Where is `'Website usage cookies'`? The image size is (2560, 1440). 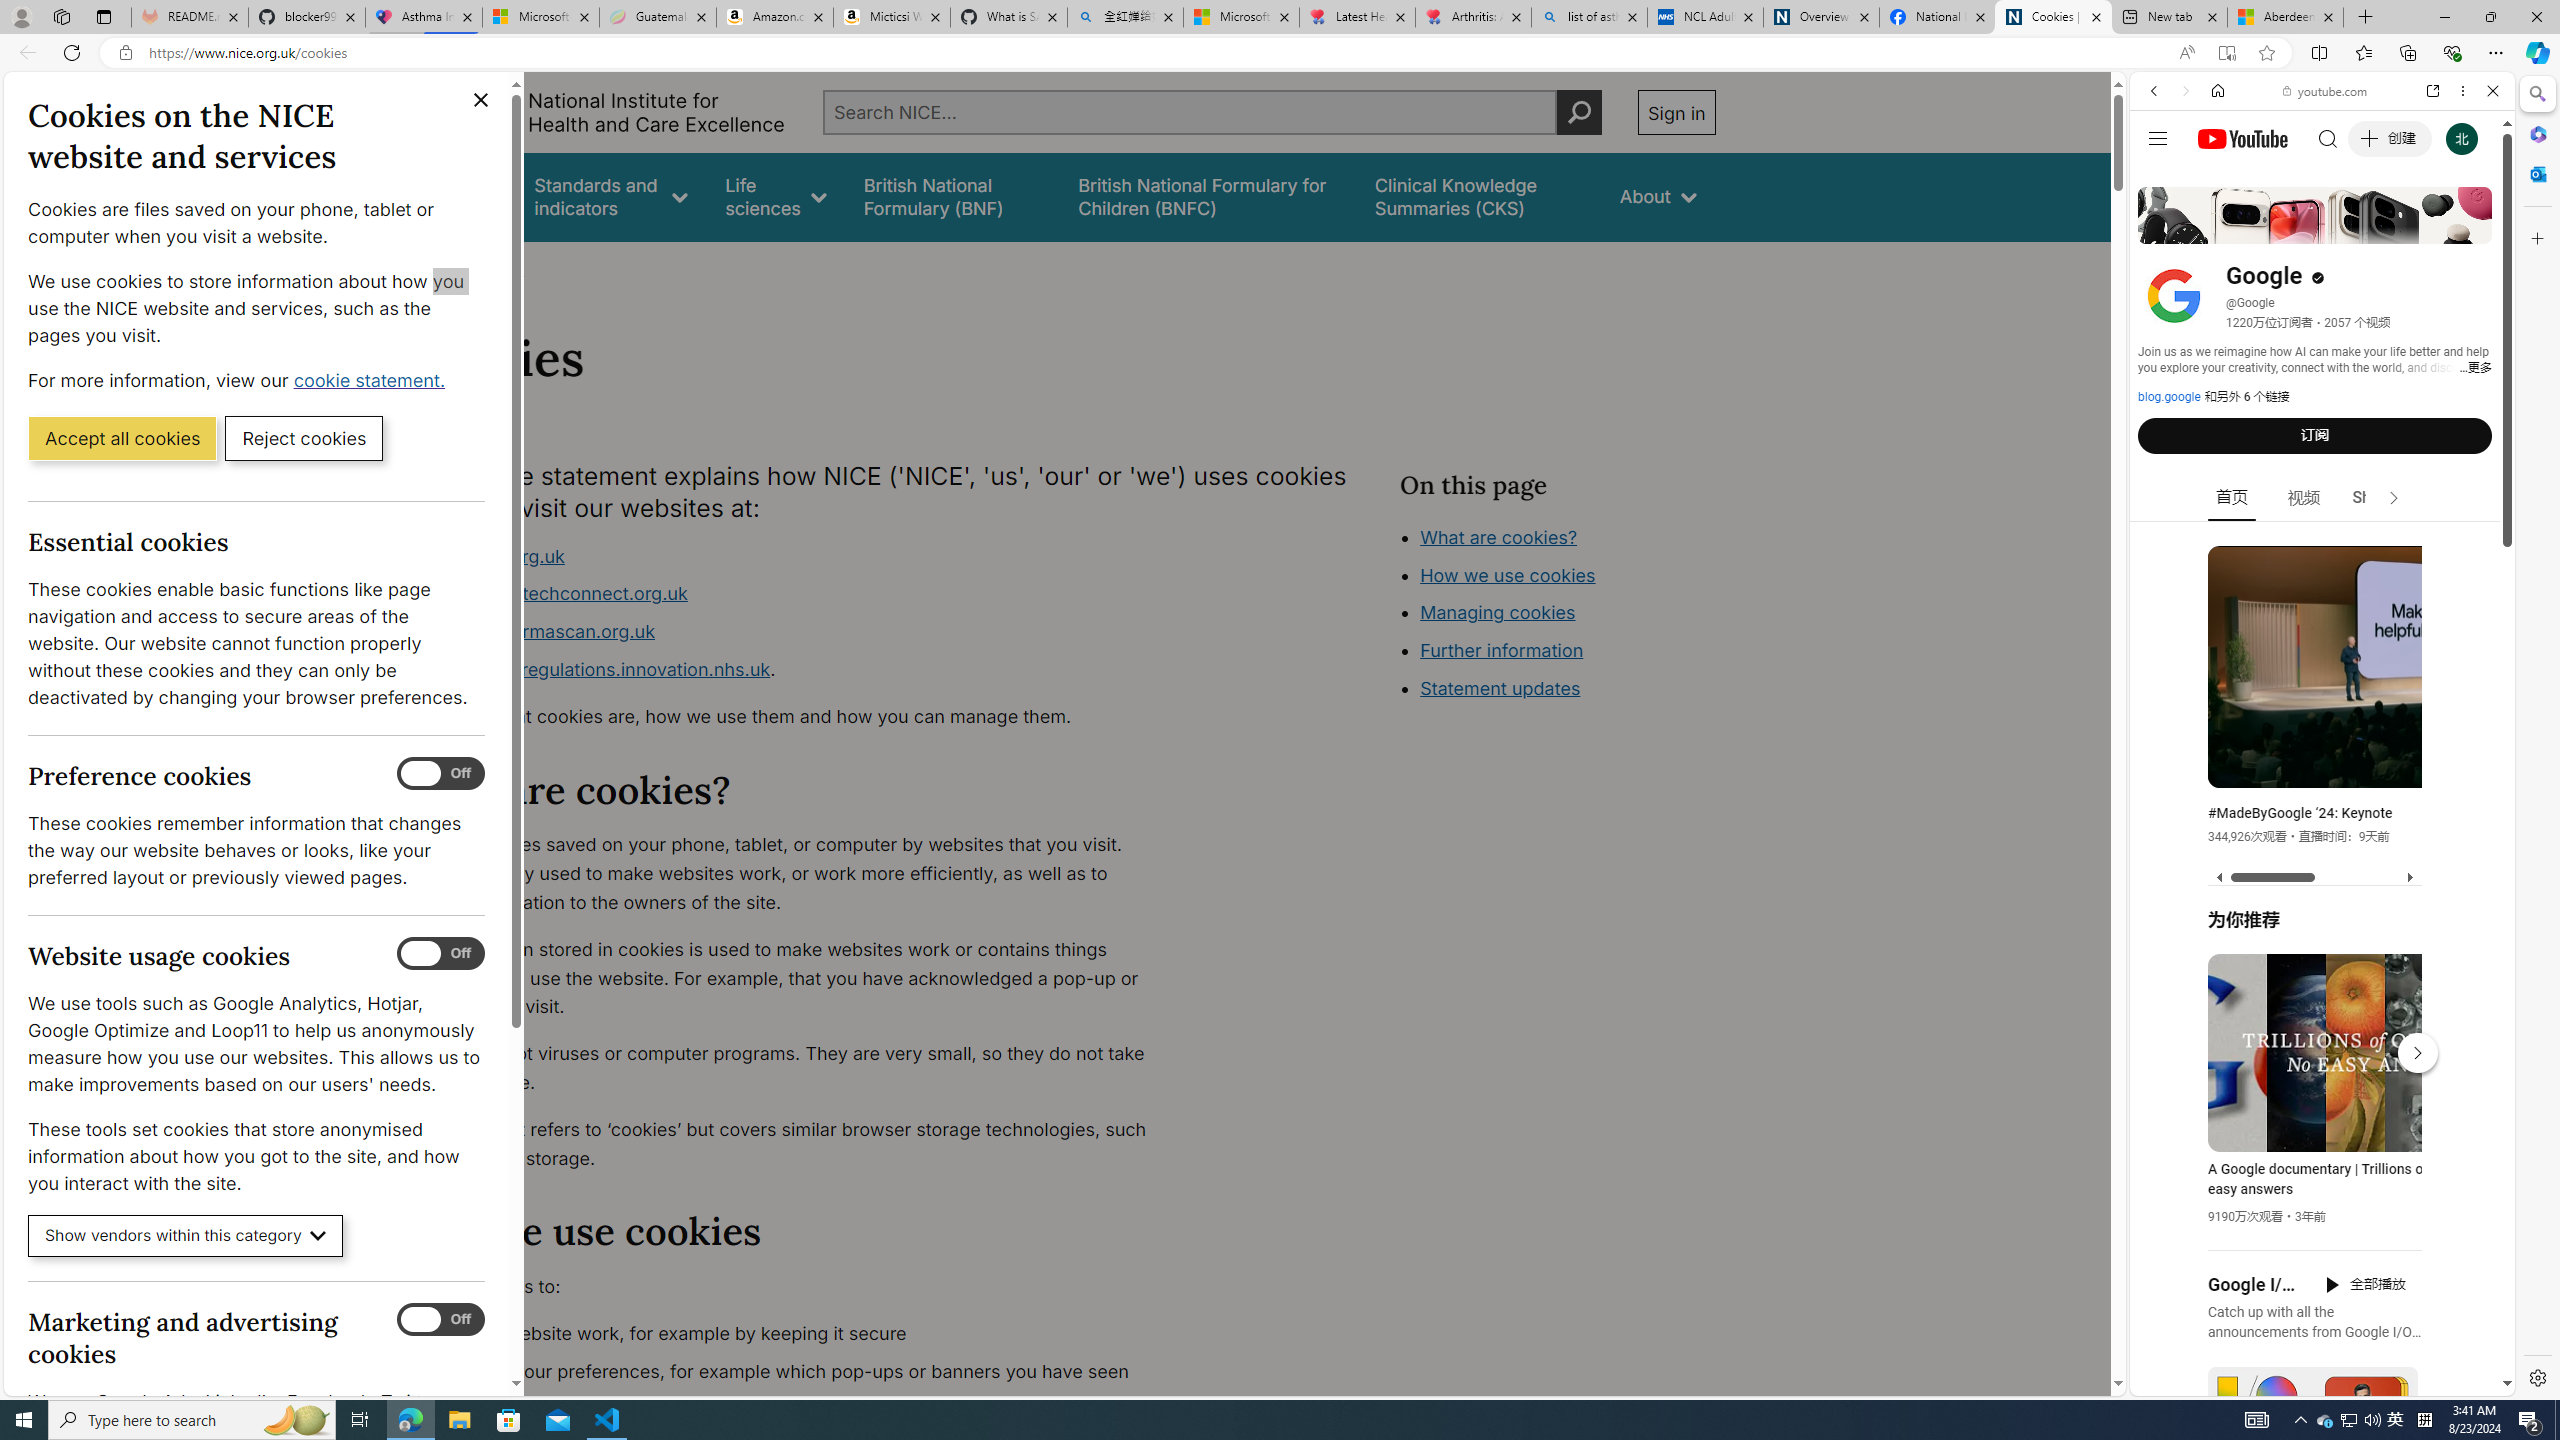
'Website usage cookies' is located at coordinates (440, 953).